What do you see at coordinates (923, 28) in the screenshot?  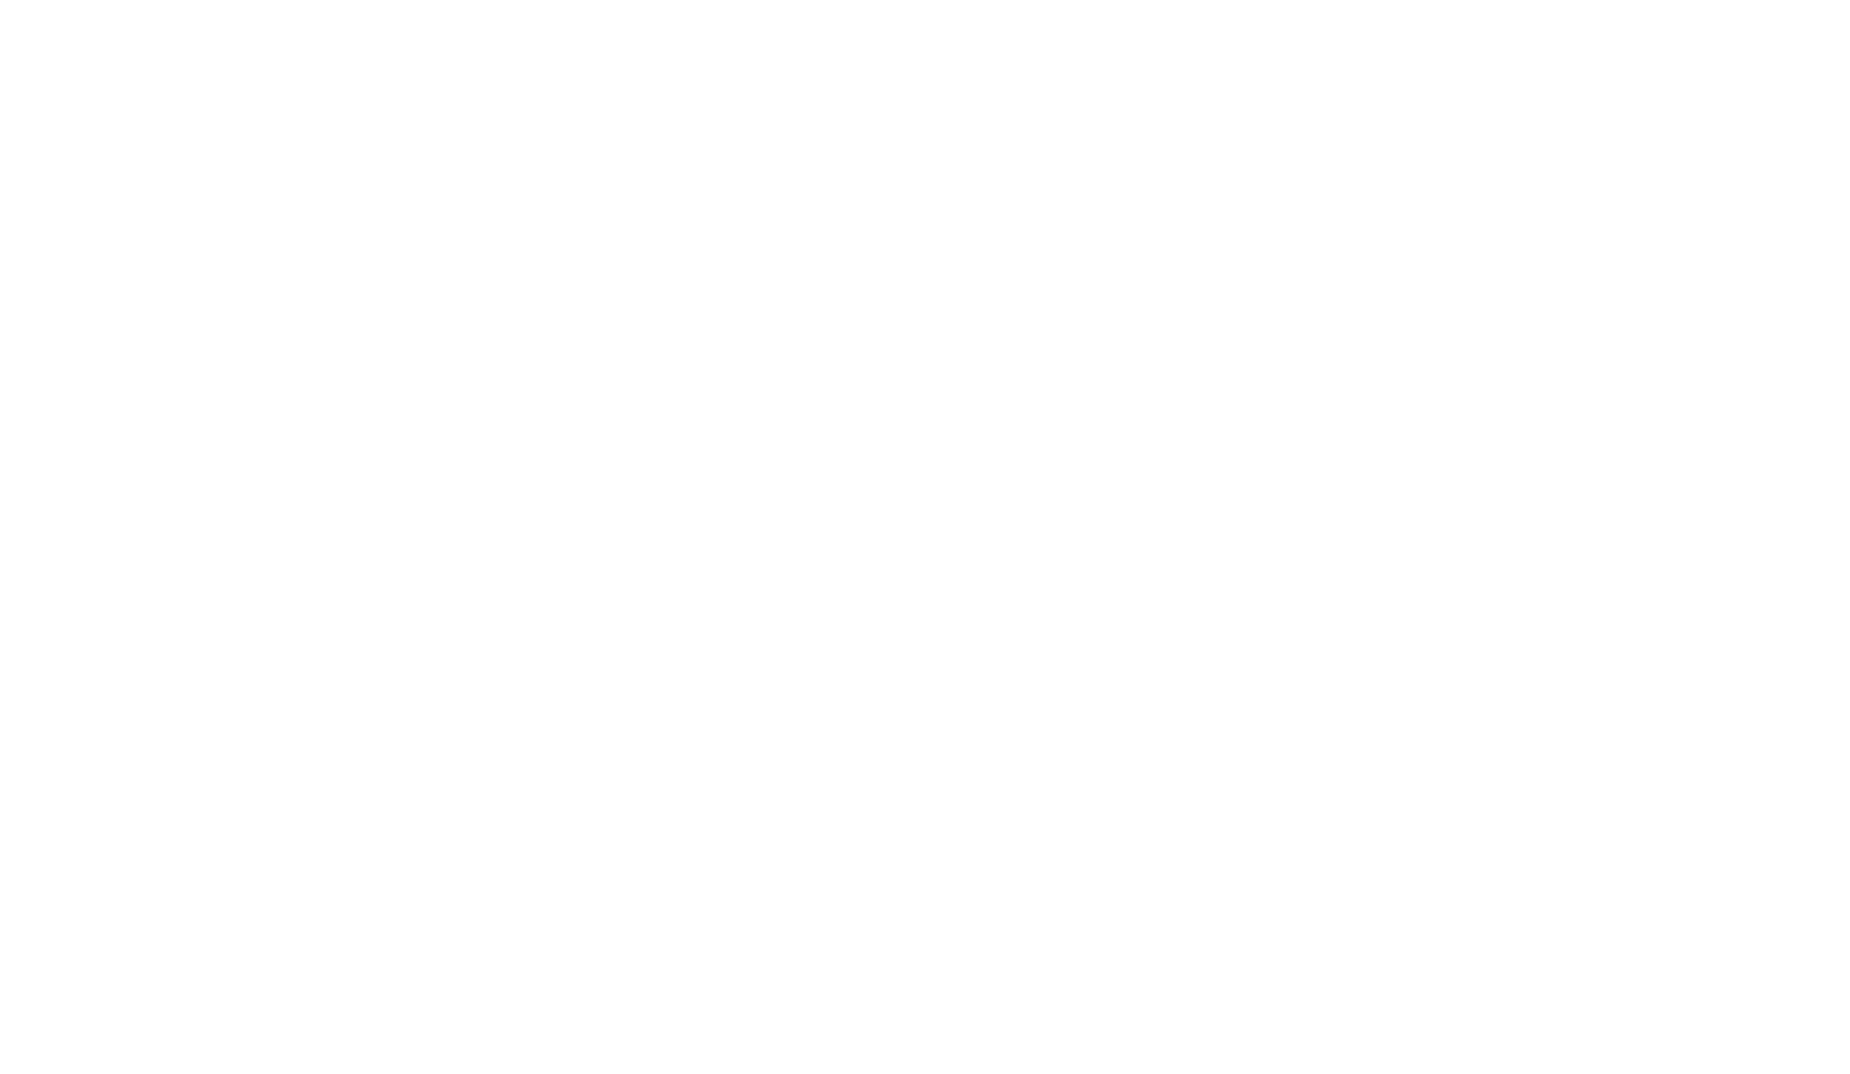 I see `'Alpes-de-Haute-Provence'` at bounding box center [923, 28].